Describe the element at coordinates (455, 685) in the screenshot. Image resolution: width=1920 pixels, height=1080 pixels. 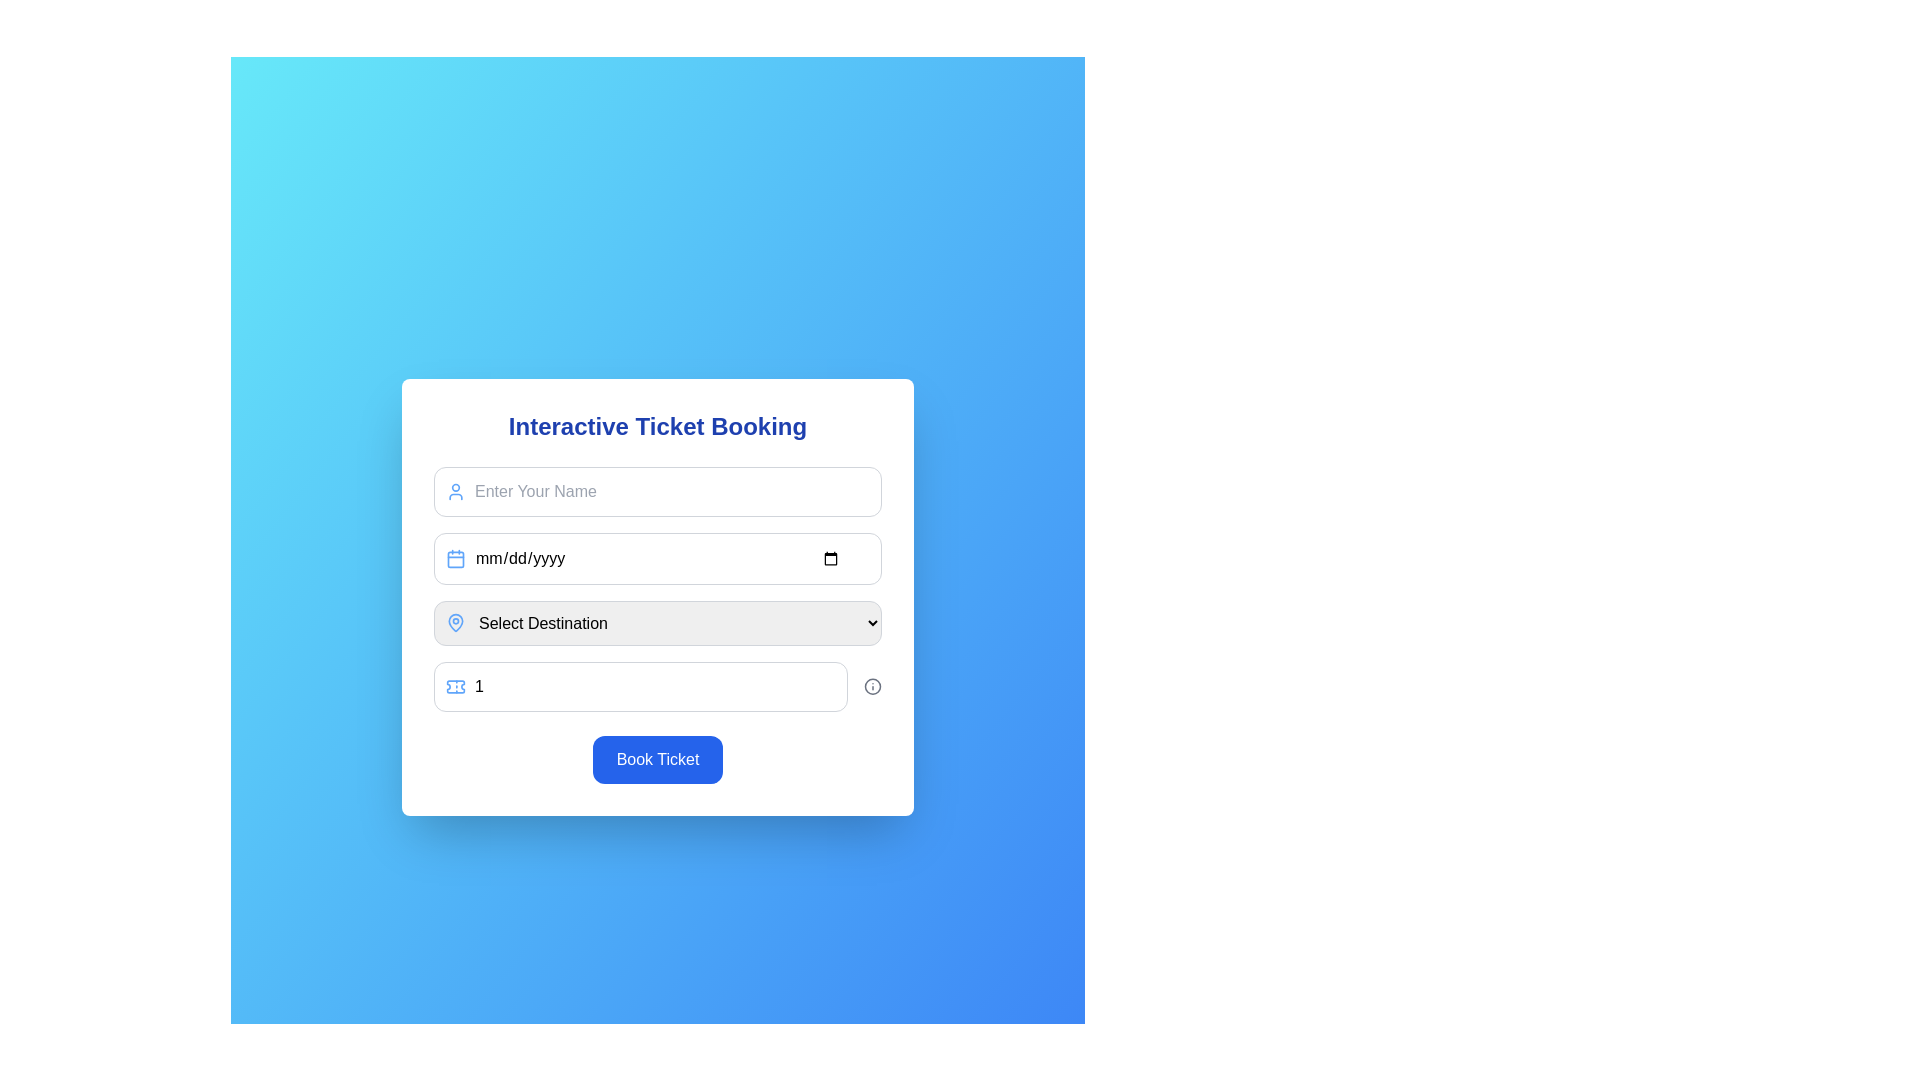
I see `the ticket icon located to the far left of the numerical input field '1' in the interactive booking interface` at that location.